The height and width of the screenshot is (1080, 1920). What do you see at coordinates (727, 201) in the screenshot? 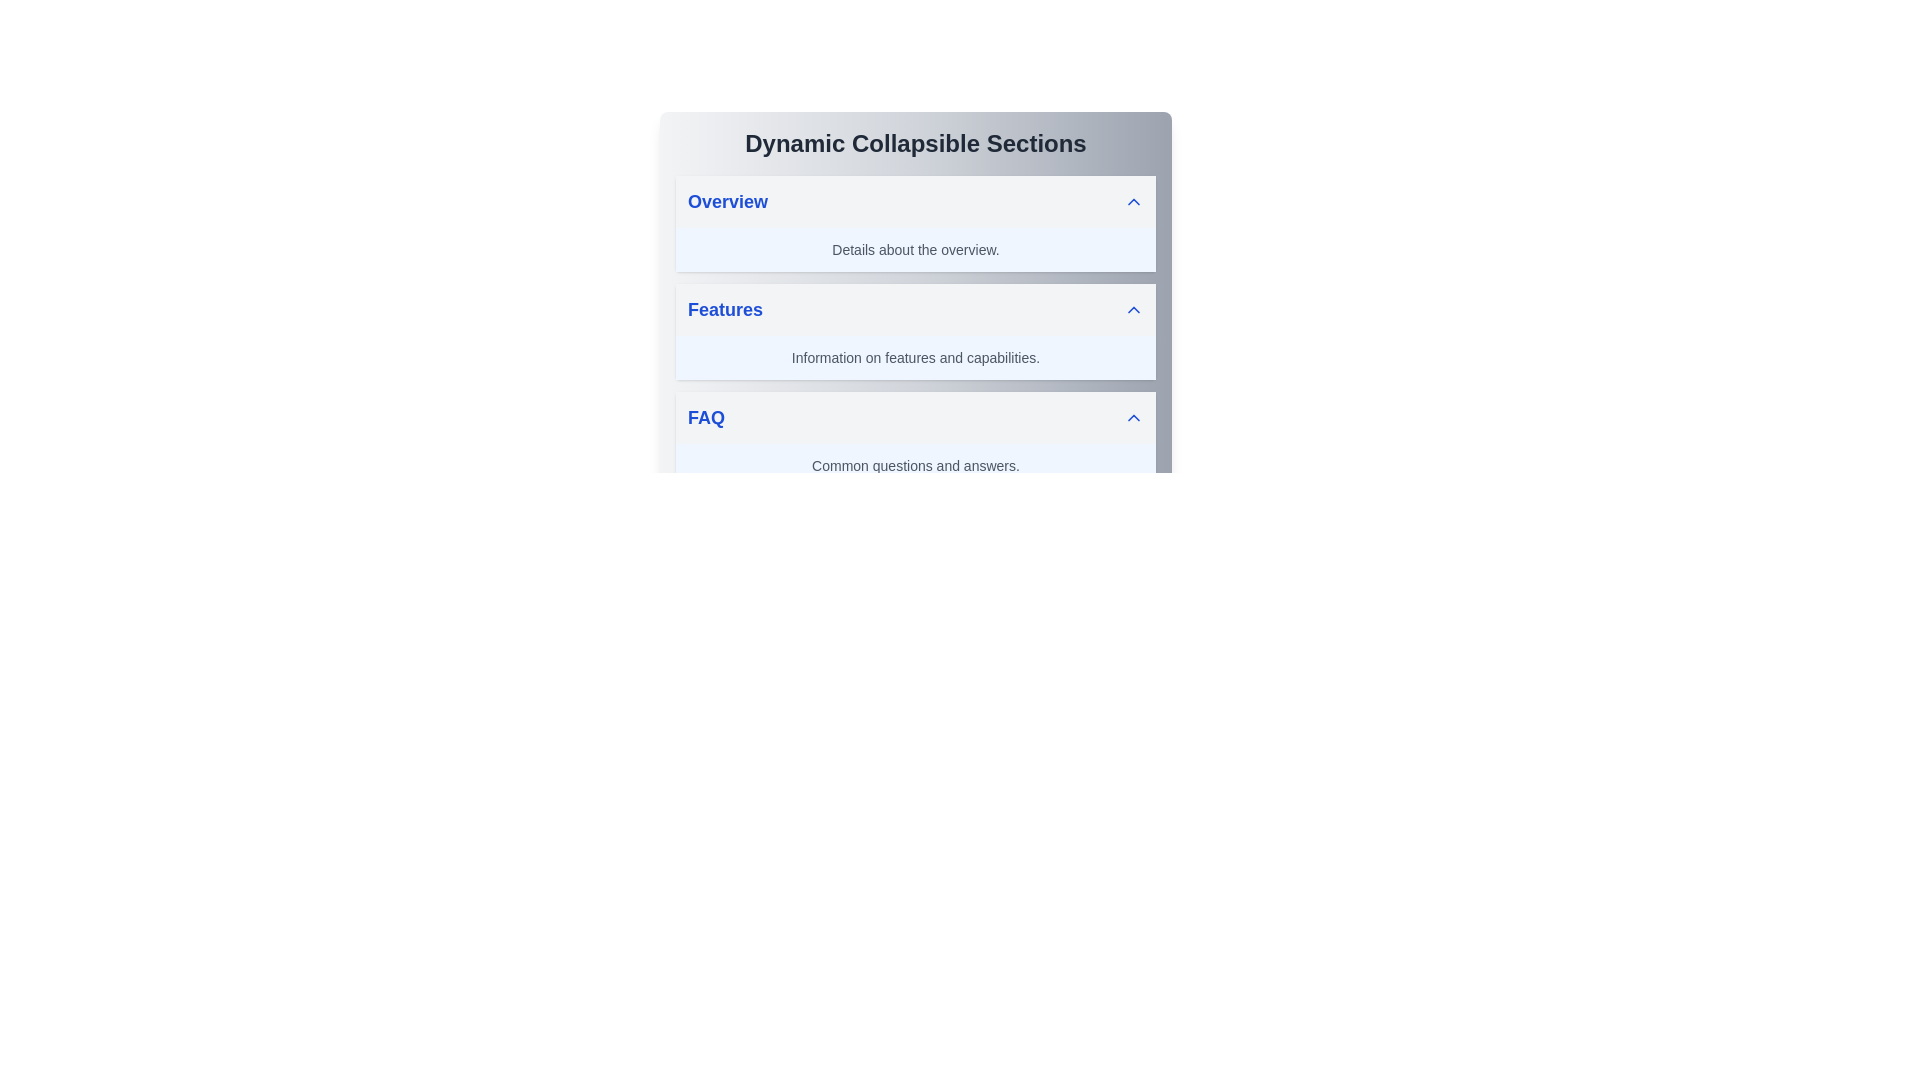
I see `the static text label indicating the 'Overview' section, which serves as a category header above the 'Details about the overview.'` at bounding box center [727, 201].